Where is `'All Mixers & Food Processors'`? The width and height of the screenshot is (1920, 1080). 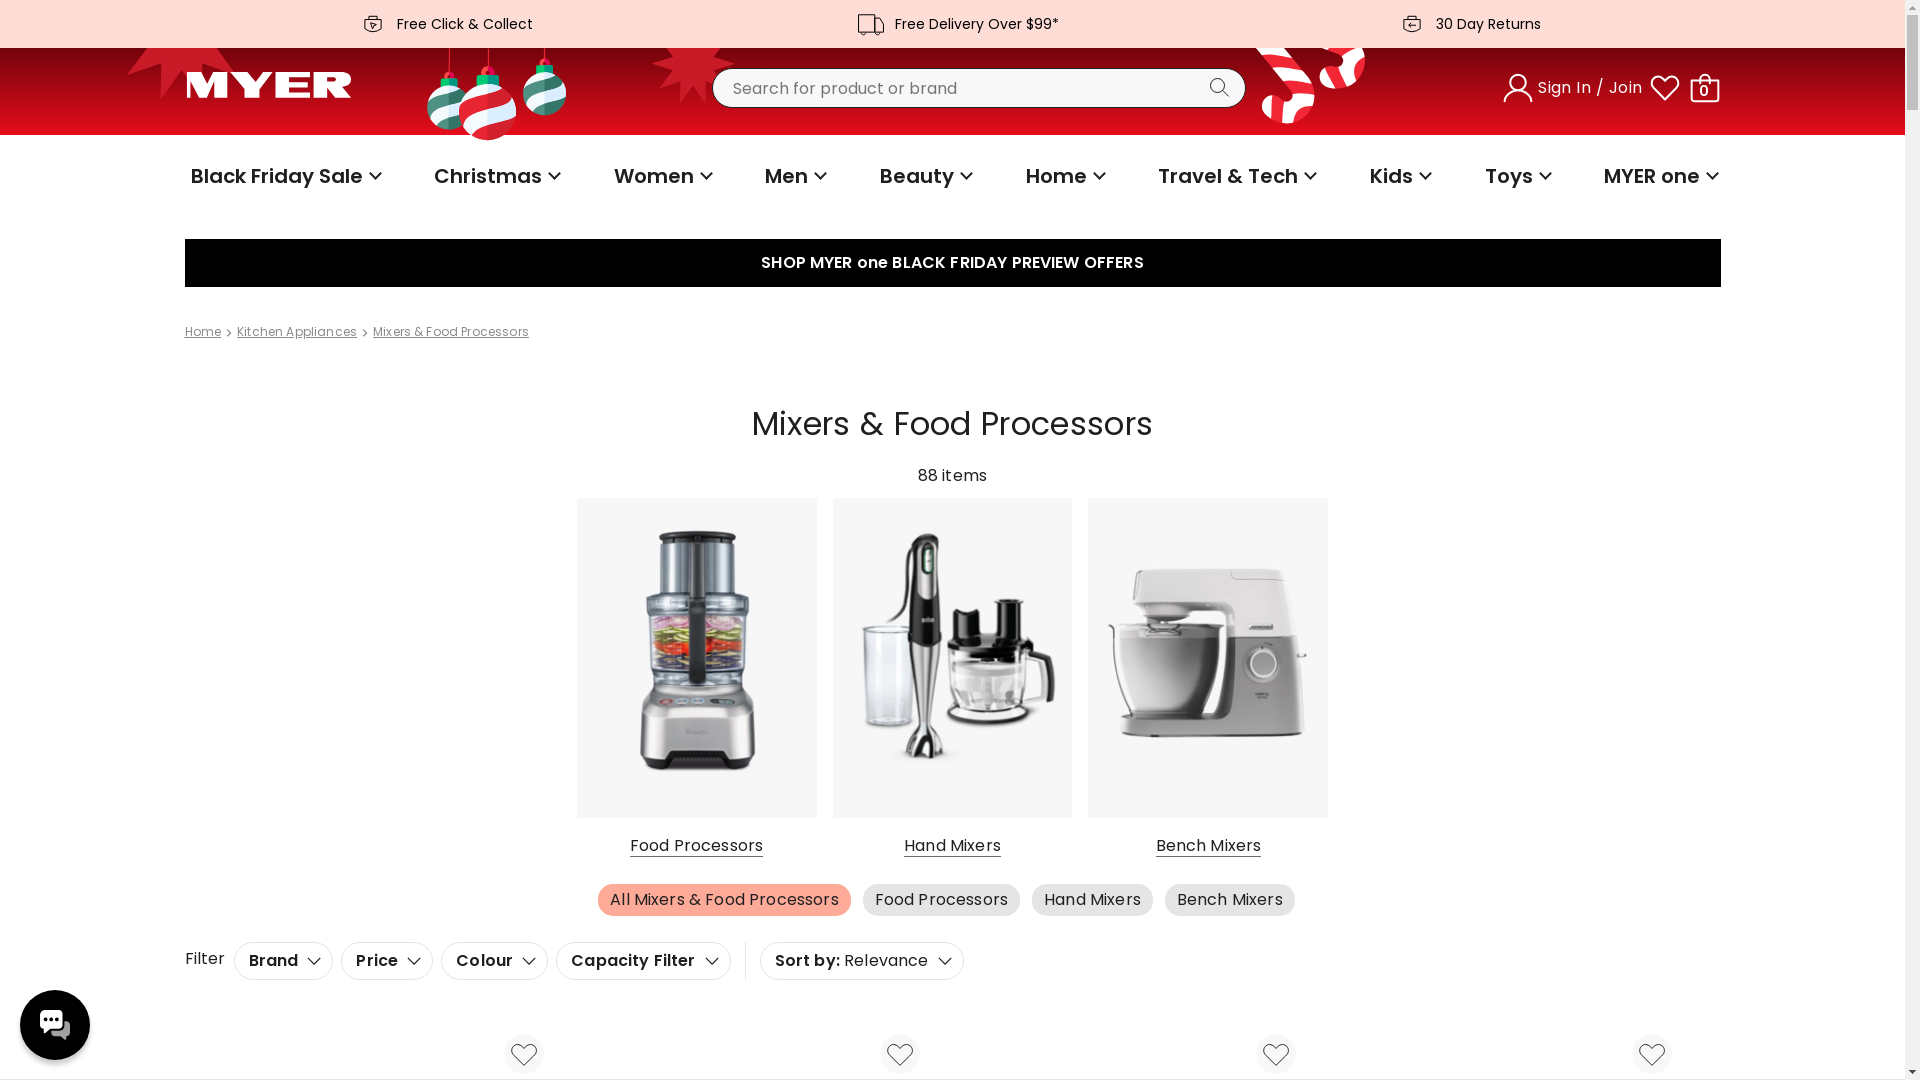 'All Mixers & Food Processors' is located at coordinates (597, 898).